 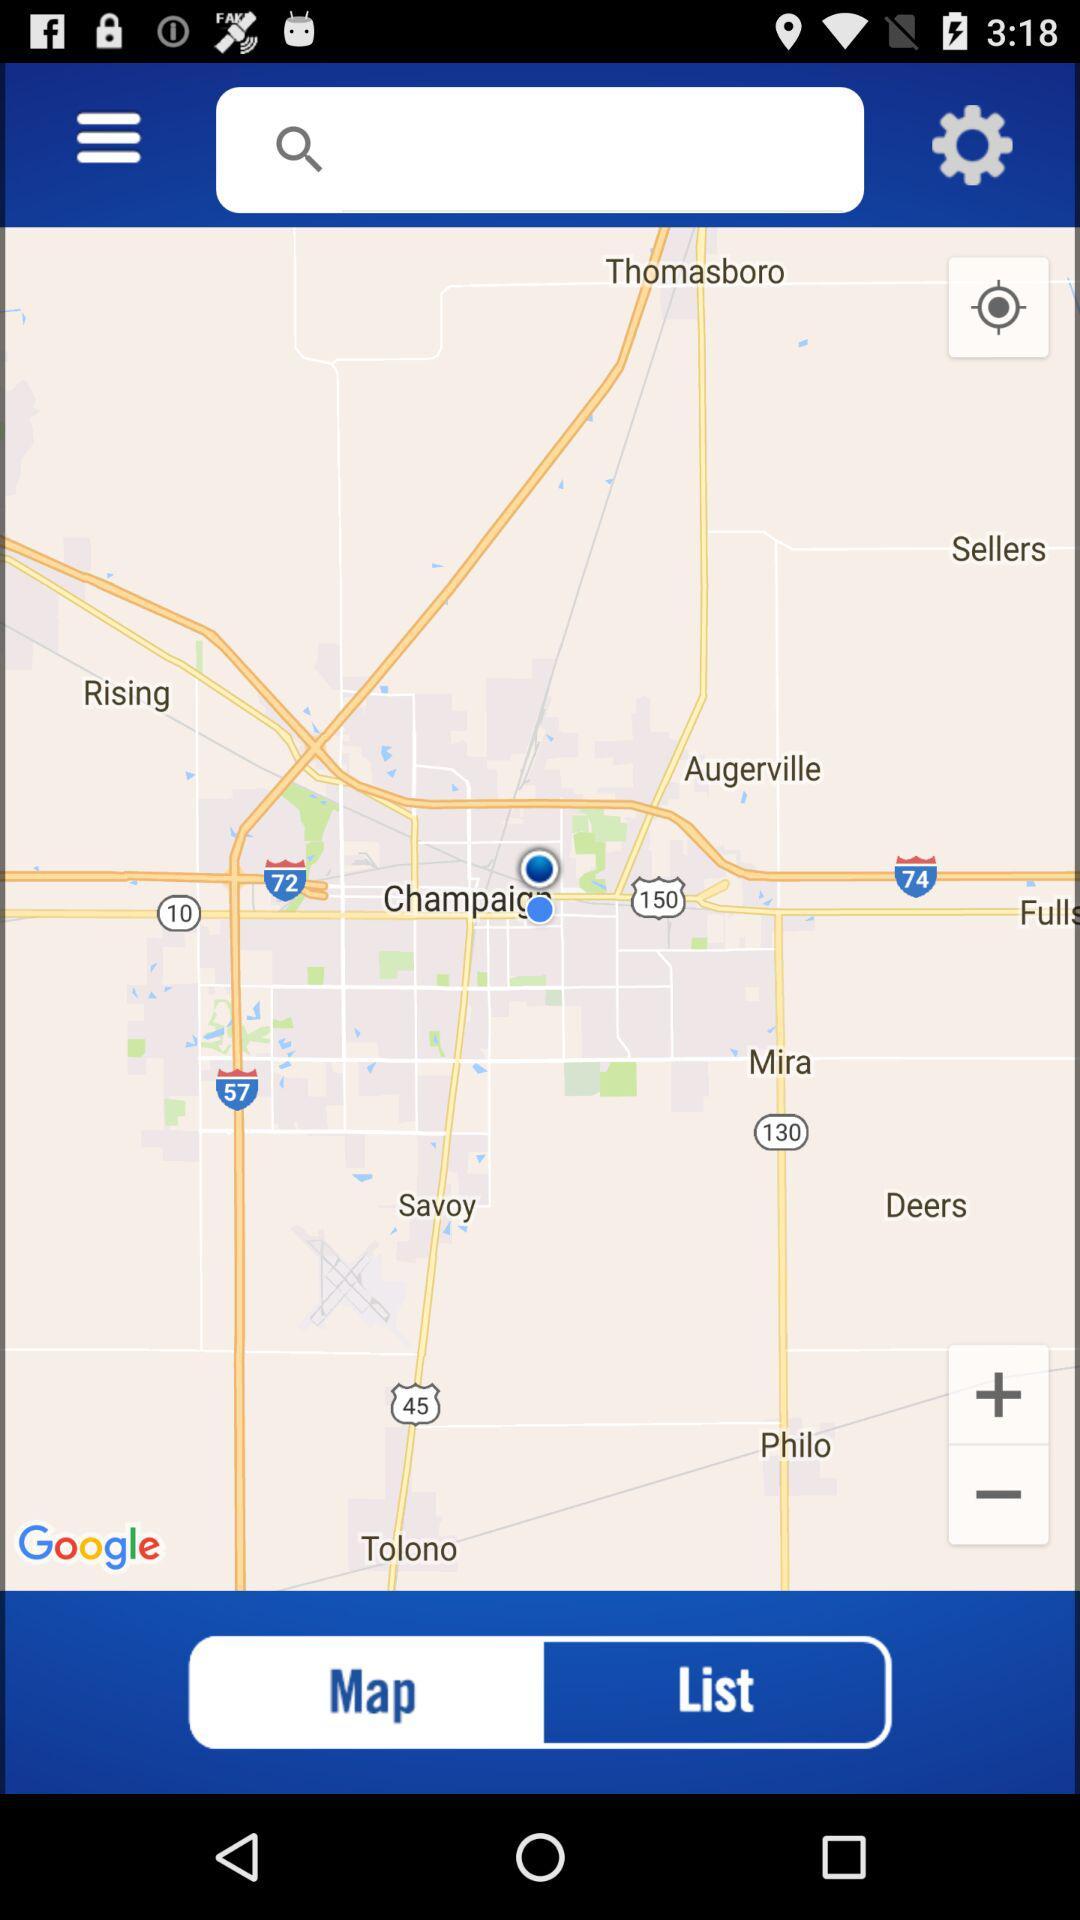 I want to click on the add icon, so click(x=998, y=1490).